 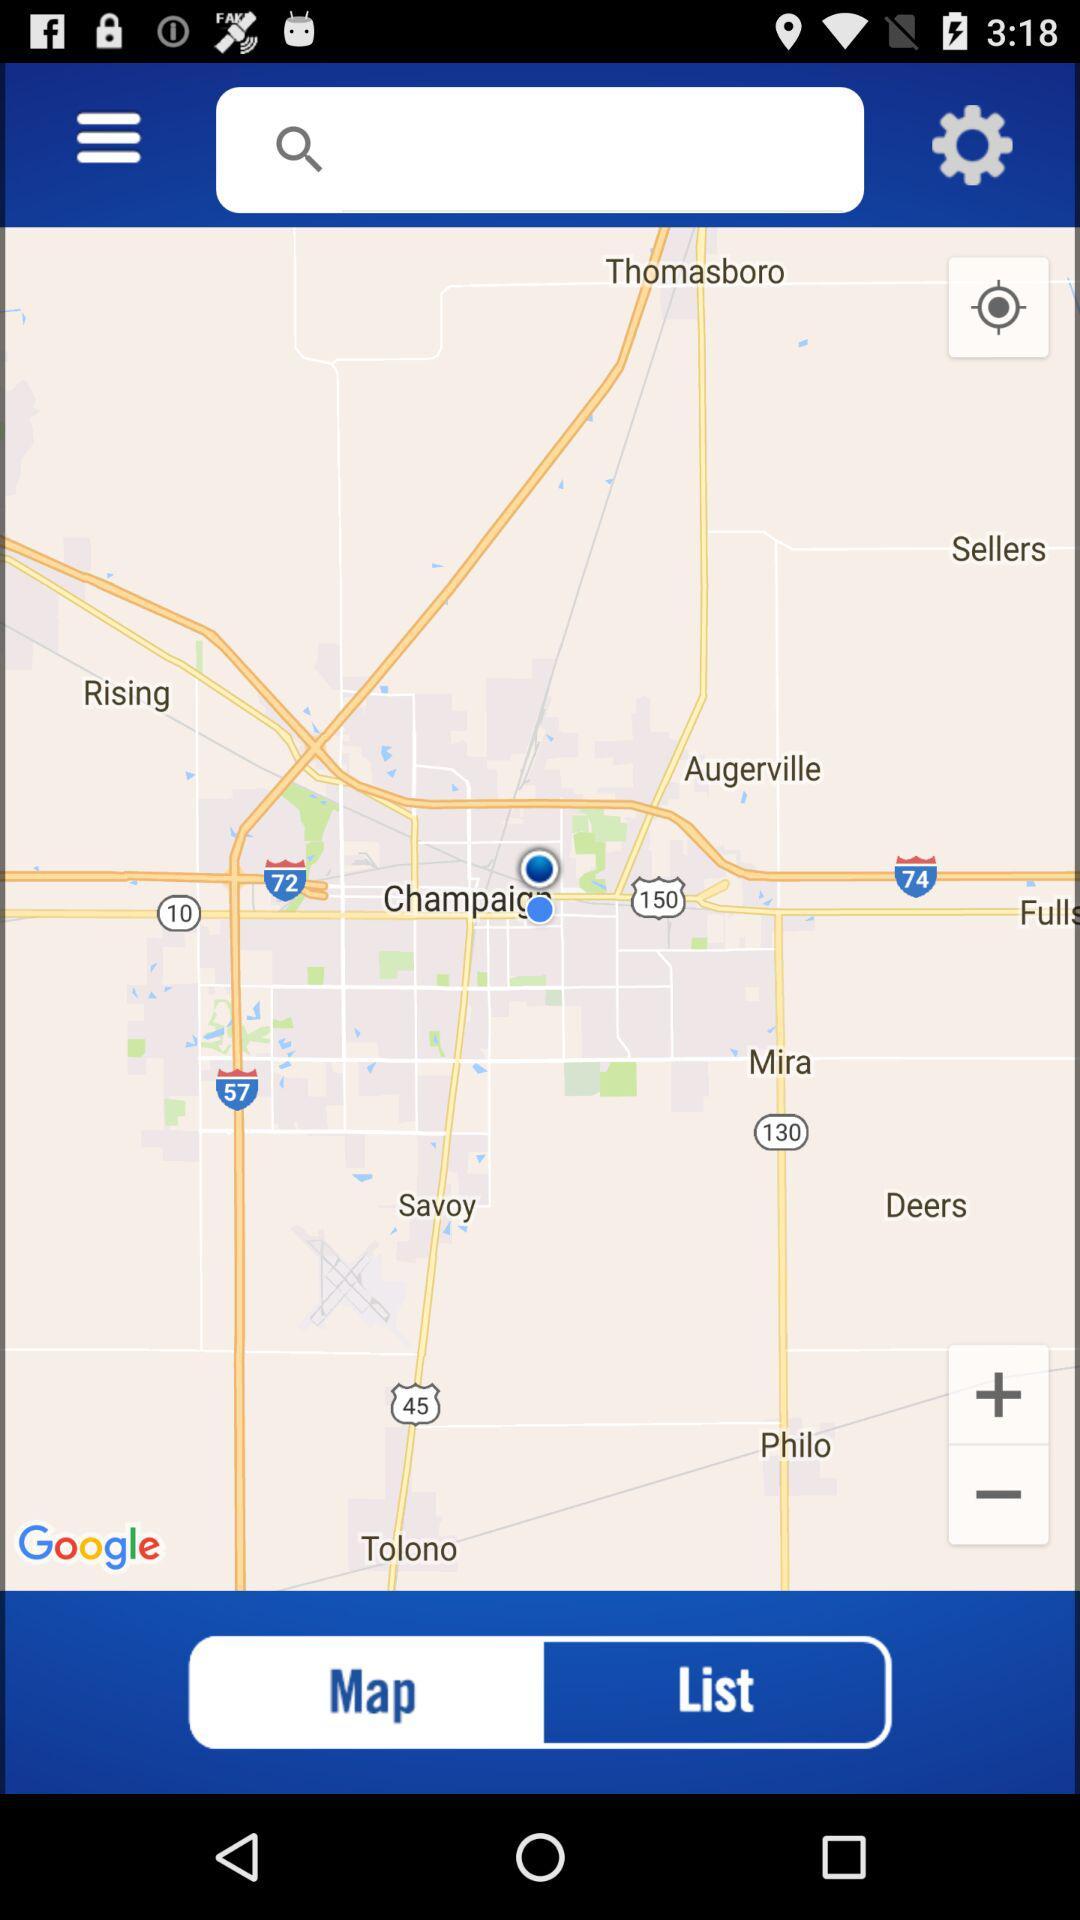 I want to click on the add icon, so click(x=998, y=1490).